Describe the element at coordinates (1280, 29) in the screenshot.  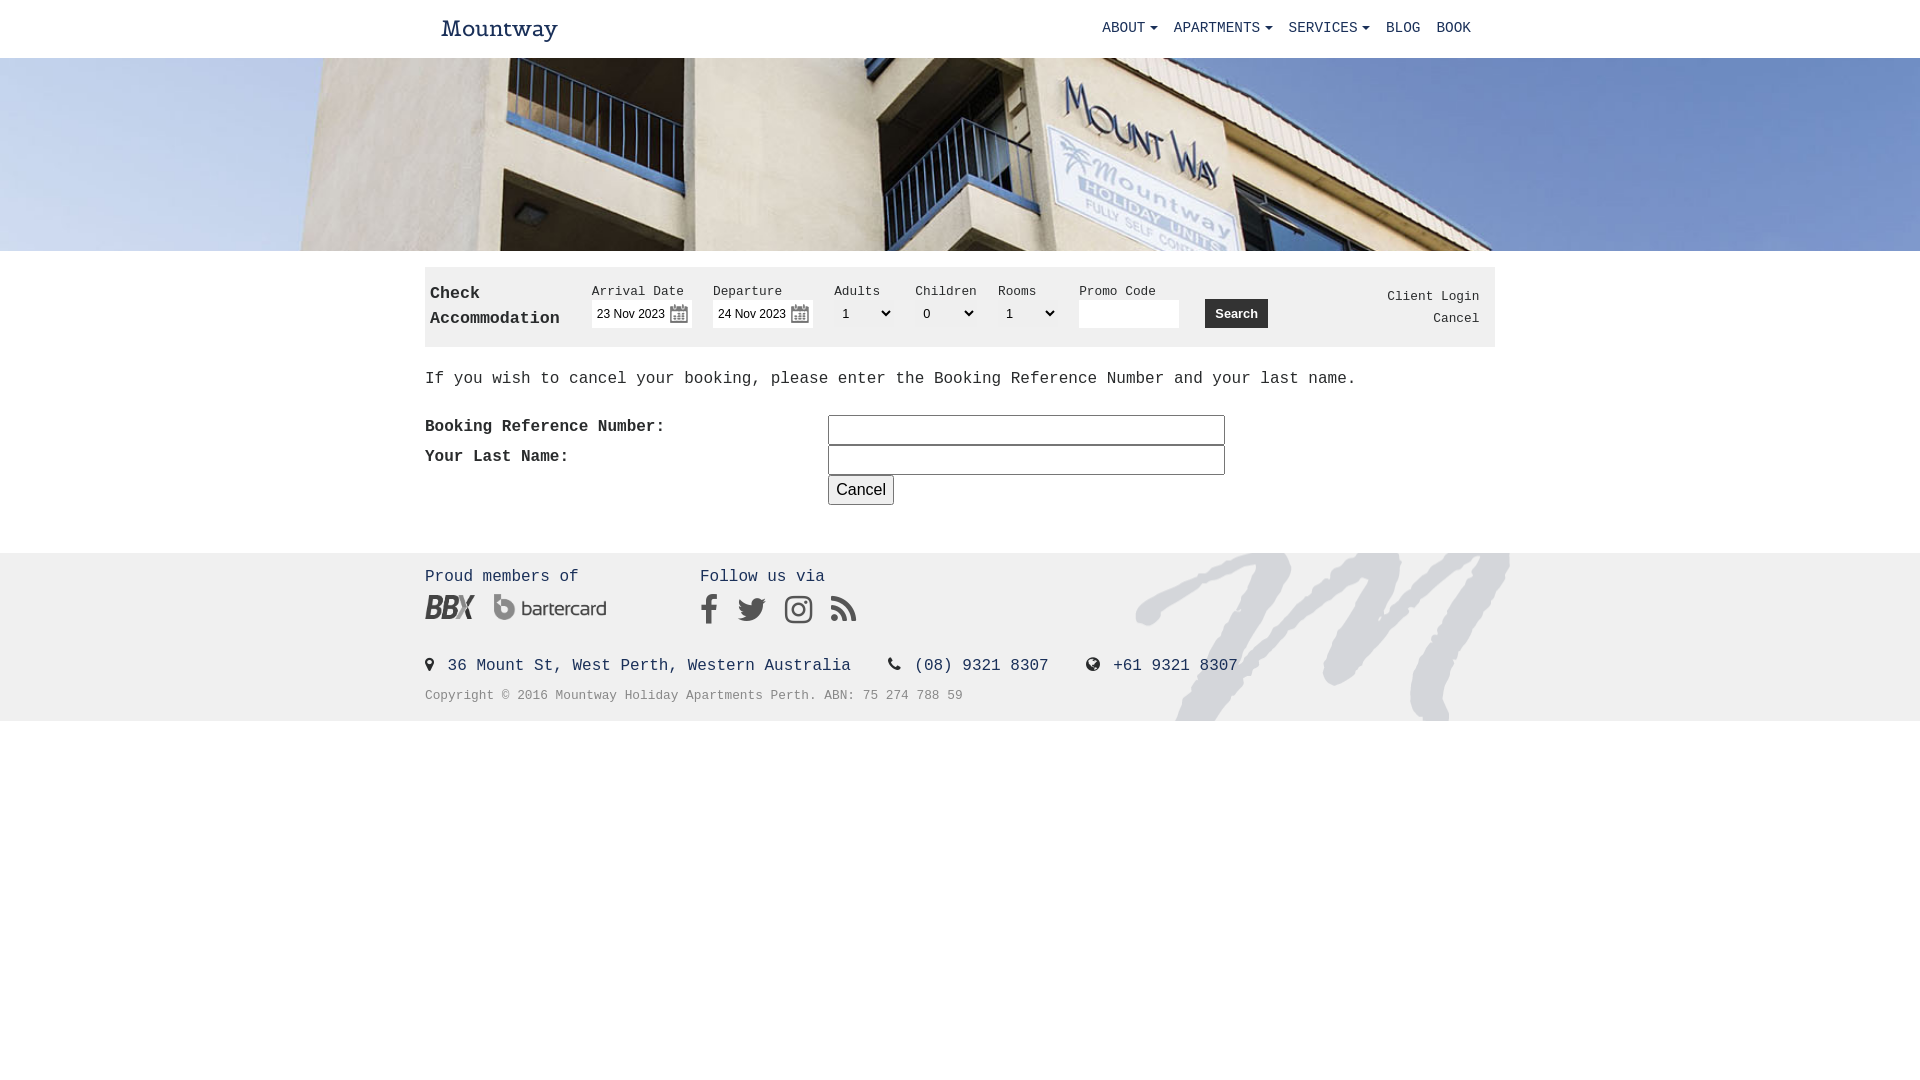
I see `'SERVICES'` at that location.